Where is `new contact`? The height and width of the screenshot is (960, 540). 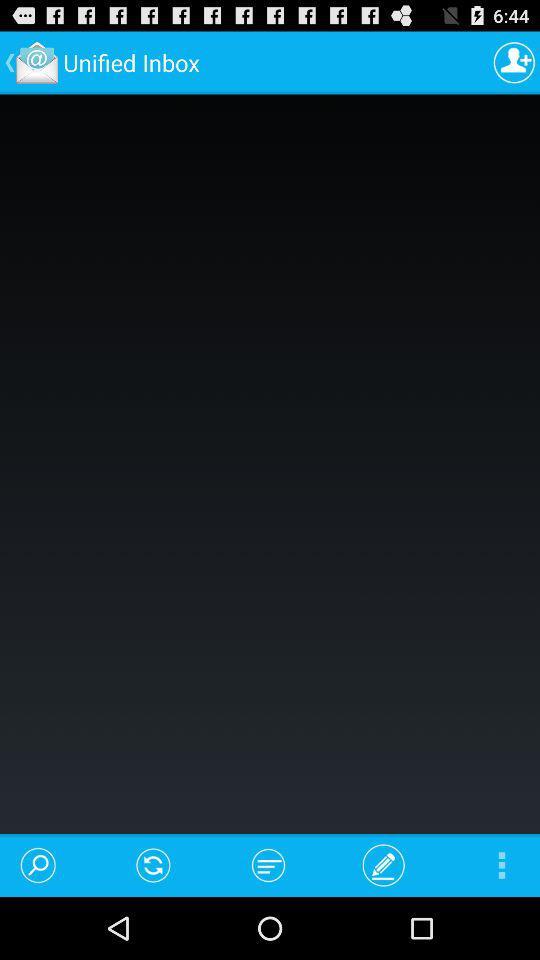 new contact is located at coordinates (514, 62).